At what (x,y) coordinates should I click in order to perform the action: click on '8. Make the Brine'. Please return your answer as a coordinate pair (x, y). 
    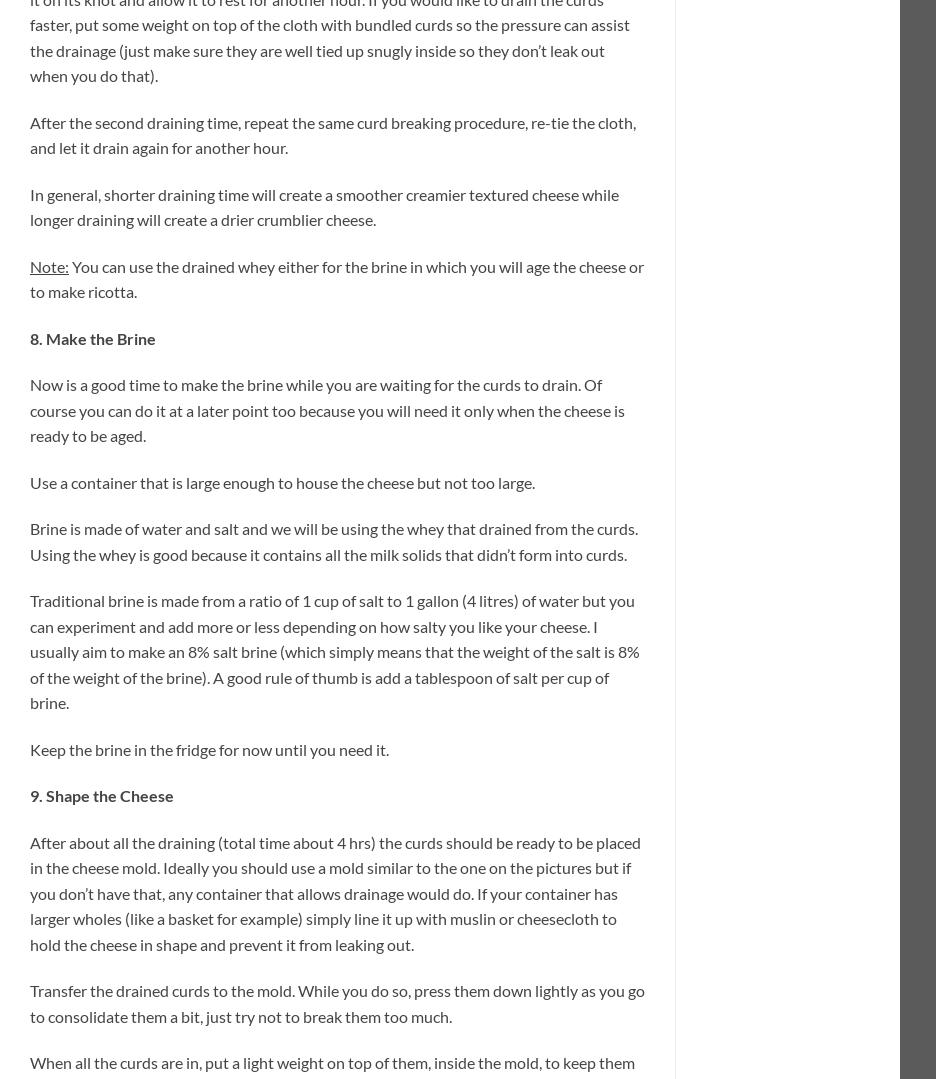
    Looking at the image, I should click on (29, 337).